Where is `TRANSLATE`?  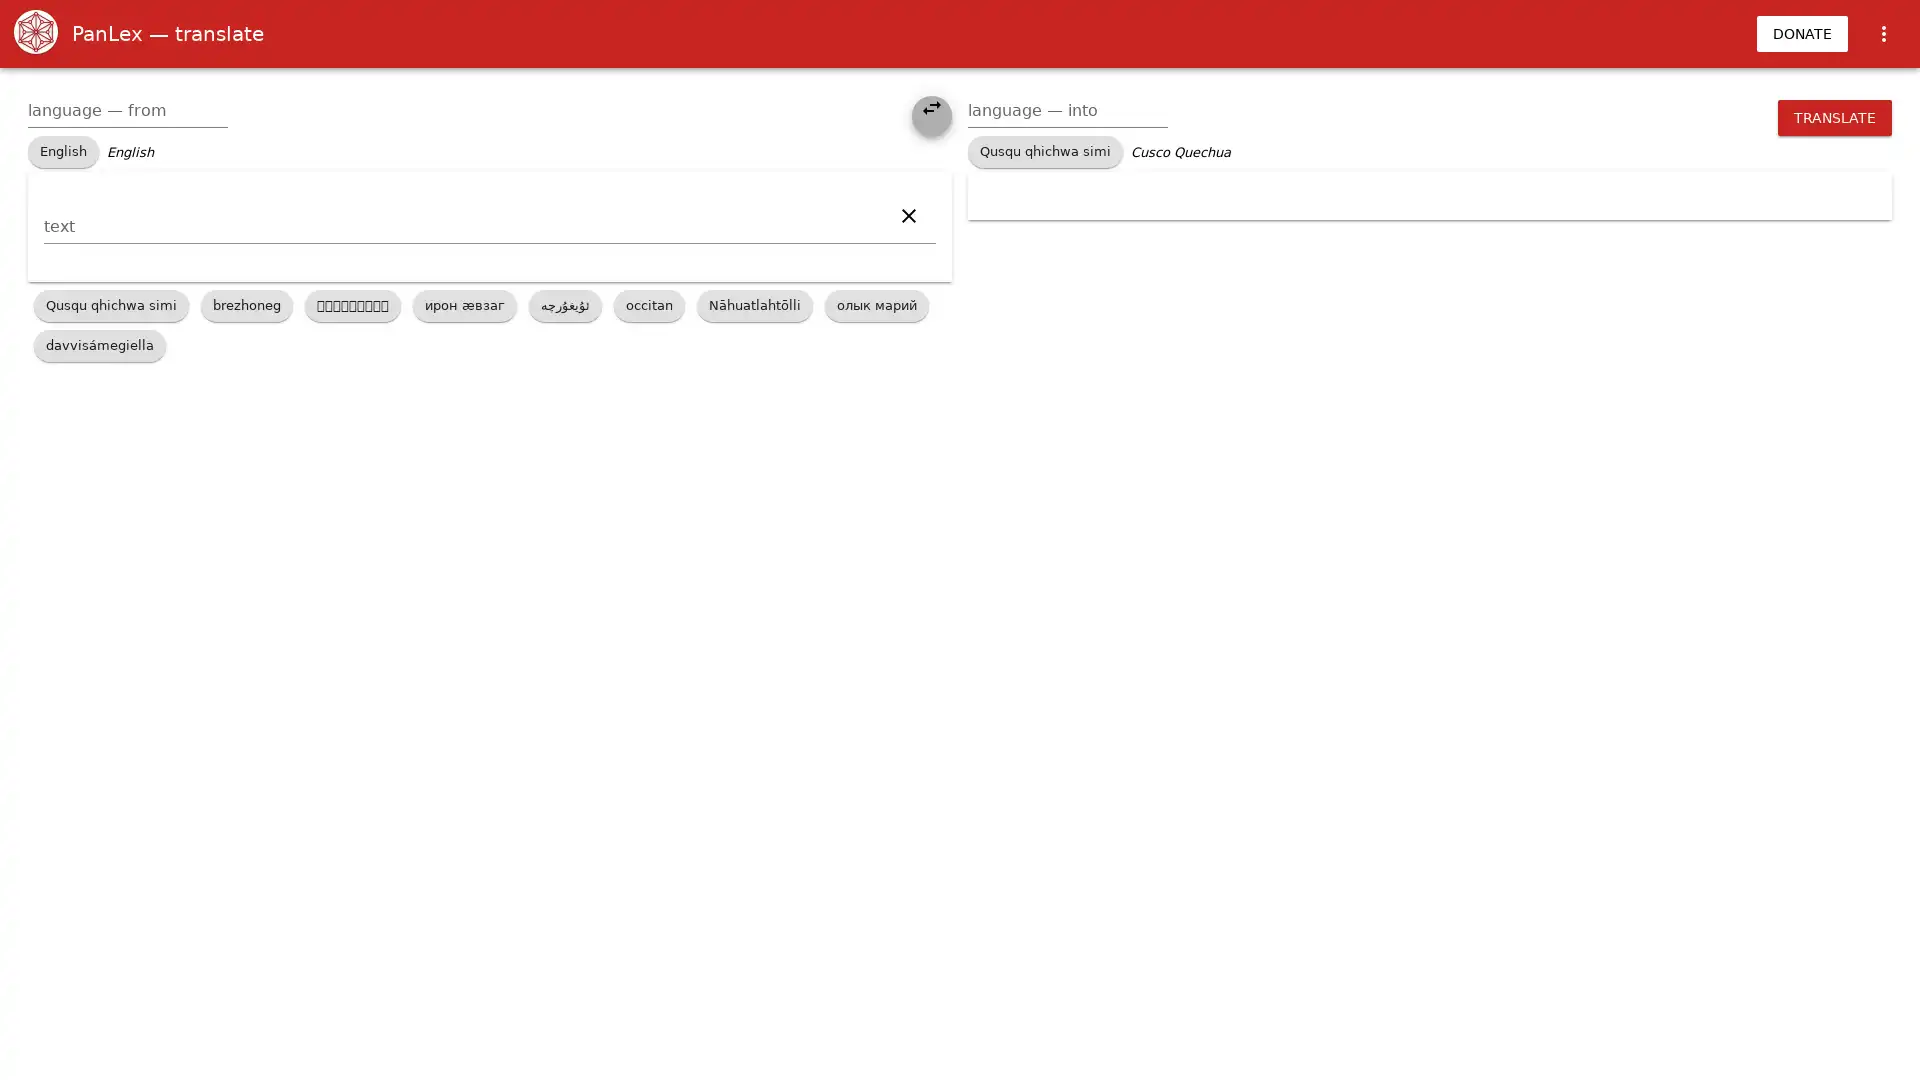
TRANSLATE is located at coordinates (1834, 118).